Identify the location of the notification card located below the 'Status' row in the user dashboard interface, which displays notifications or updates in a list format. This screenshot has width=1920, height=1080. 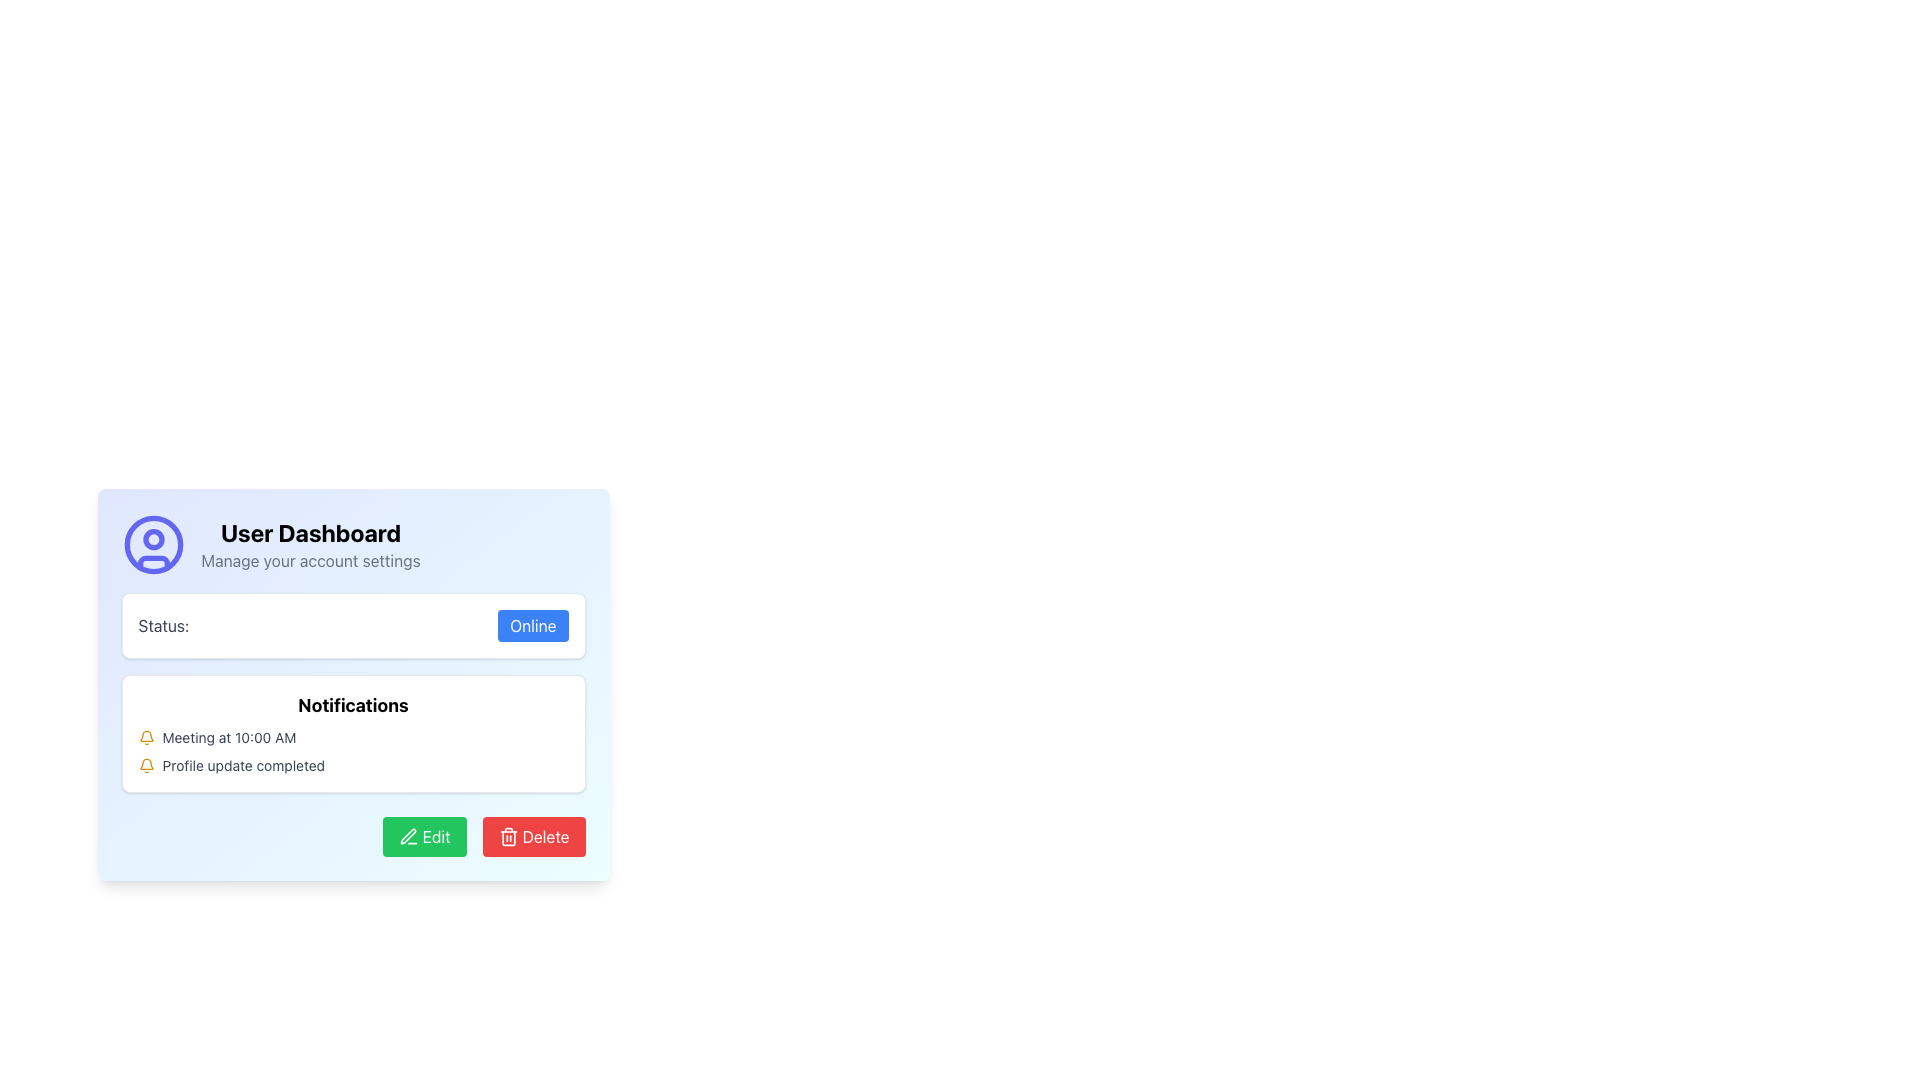
(353, 733).